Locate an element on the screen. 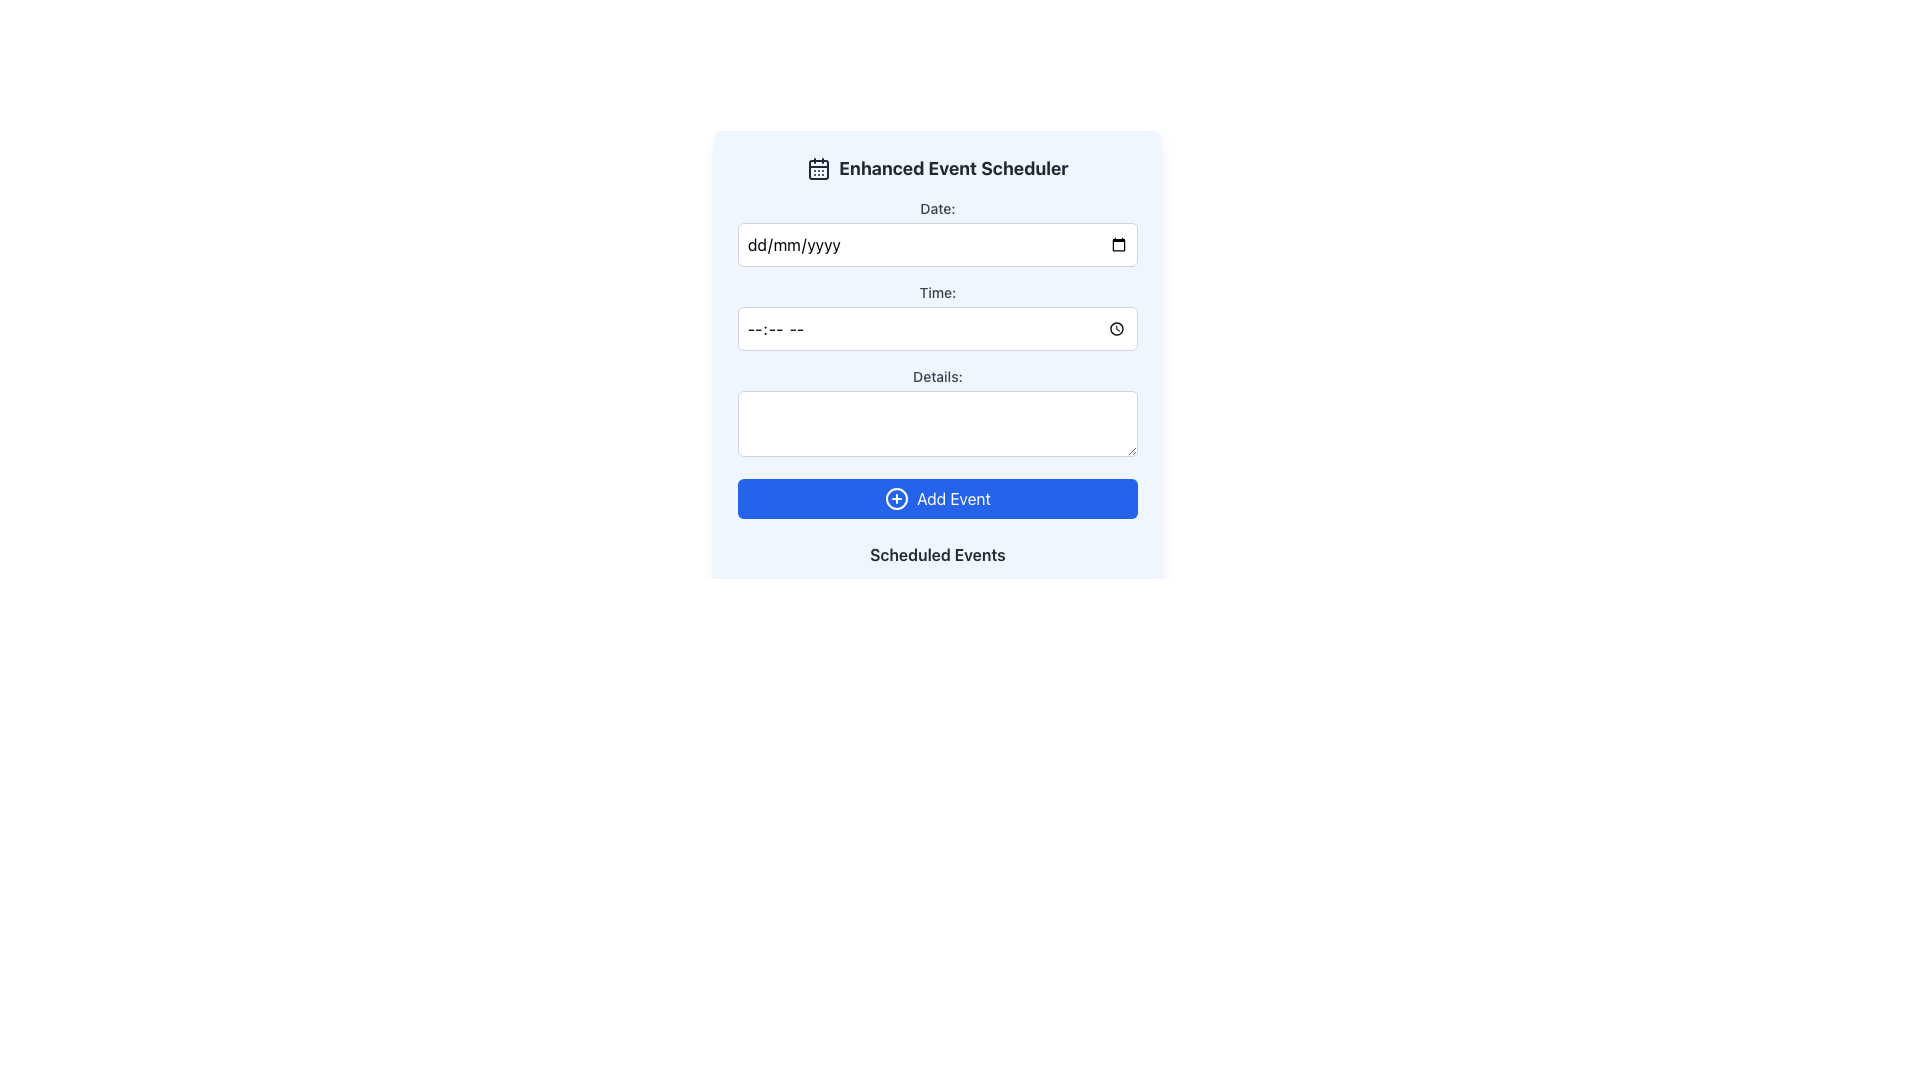  the circular '+' icon located within the blue 'Add Event' button, which is positioned below the input fields and above the 'Scheduled Events' label is located at coordinates (896, 497).